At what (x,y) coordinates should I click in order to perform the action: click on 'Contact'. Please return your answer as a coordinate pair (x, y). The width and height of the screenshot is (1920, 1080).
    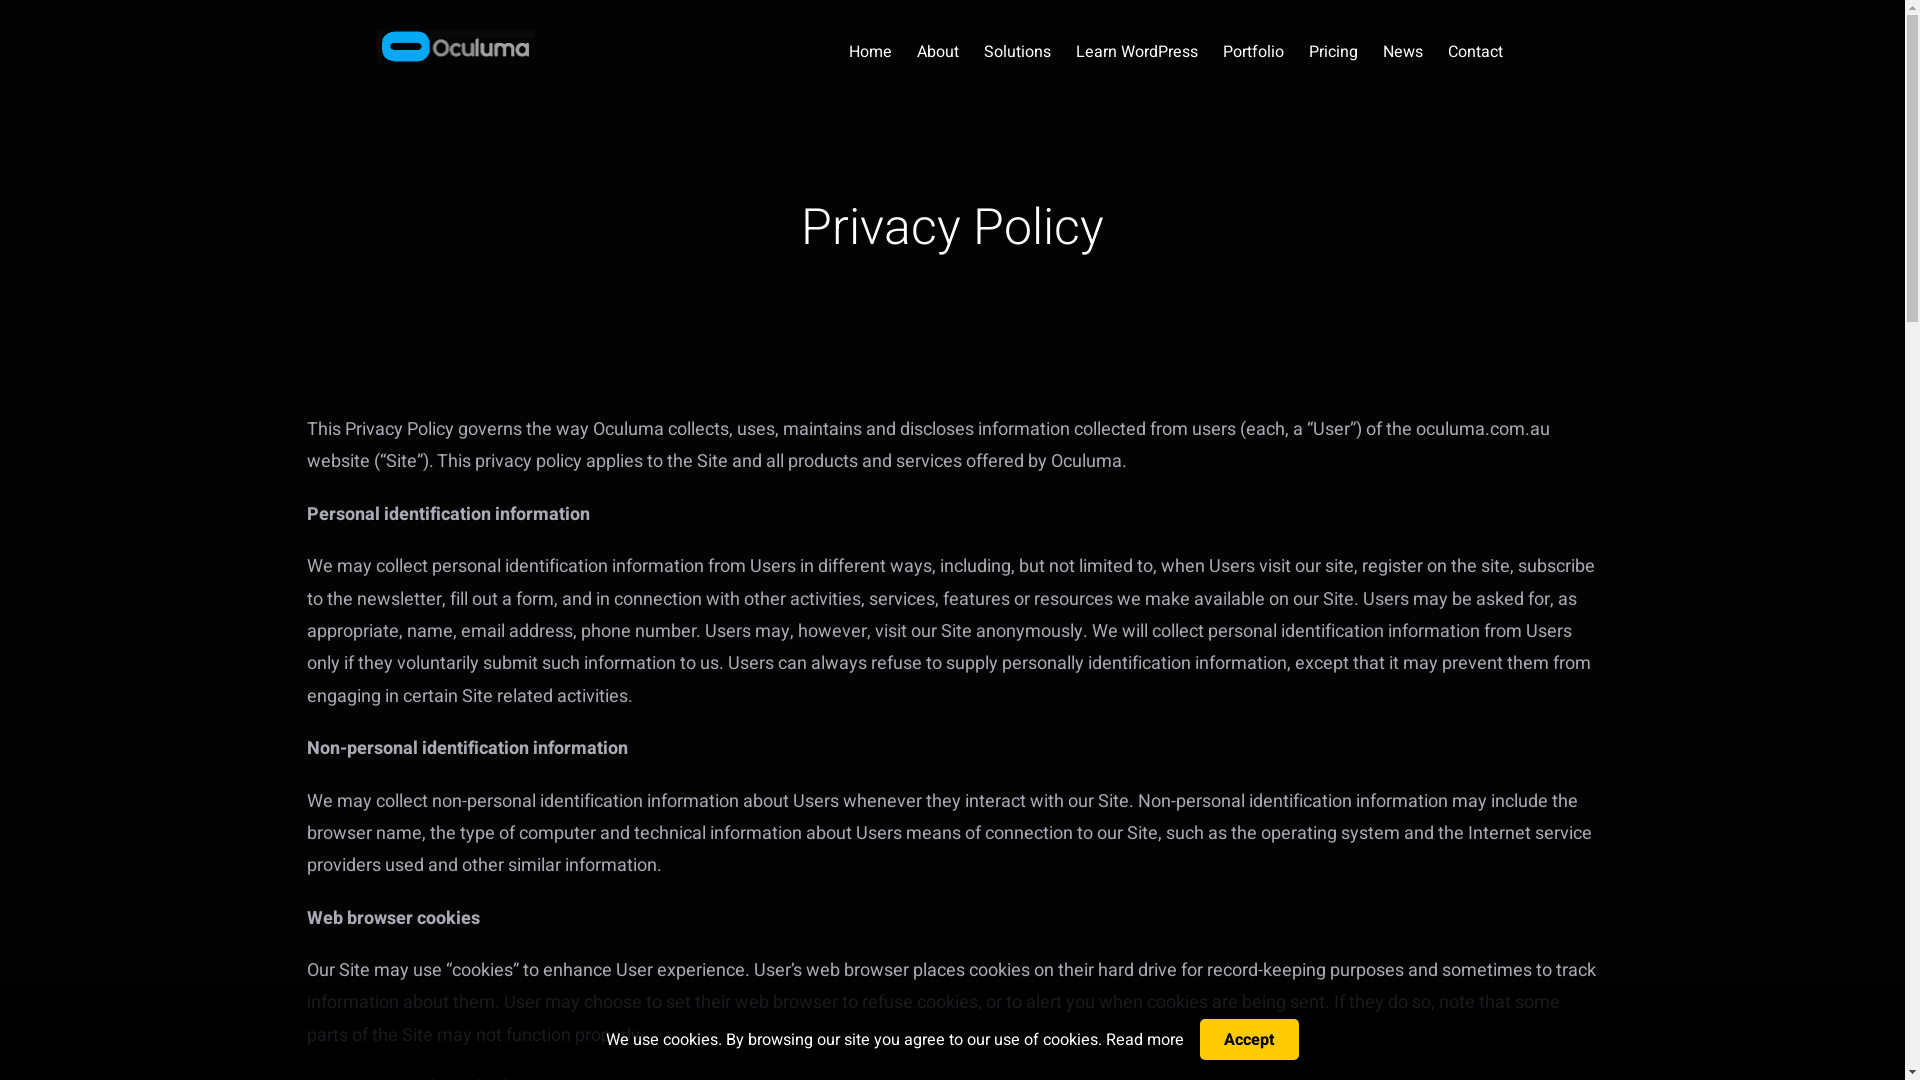
    Looking at the image, I should click on (1475, 50).